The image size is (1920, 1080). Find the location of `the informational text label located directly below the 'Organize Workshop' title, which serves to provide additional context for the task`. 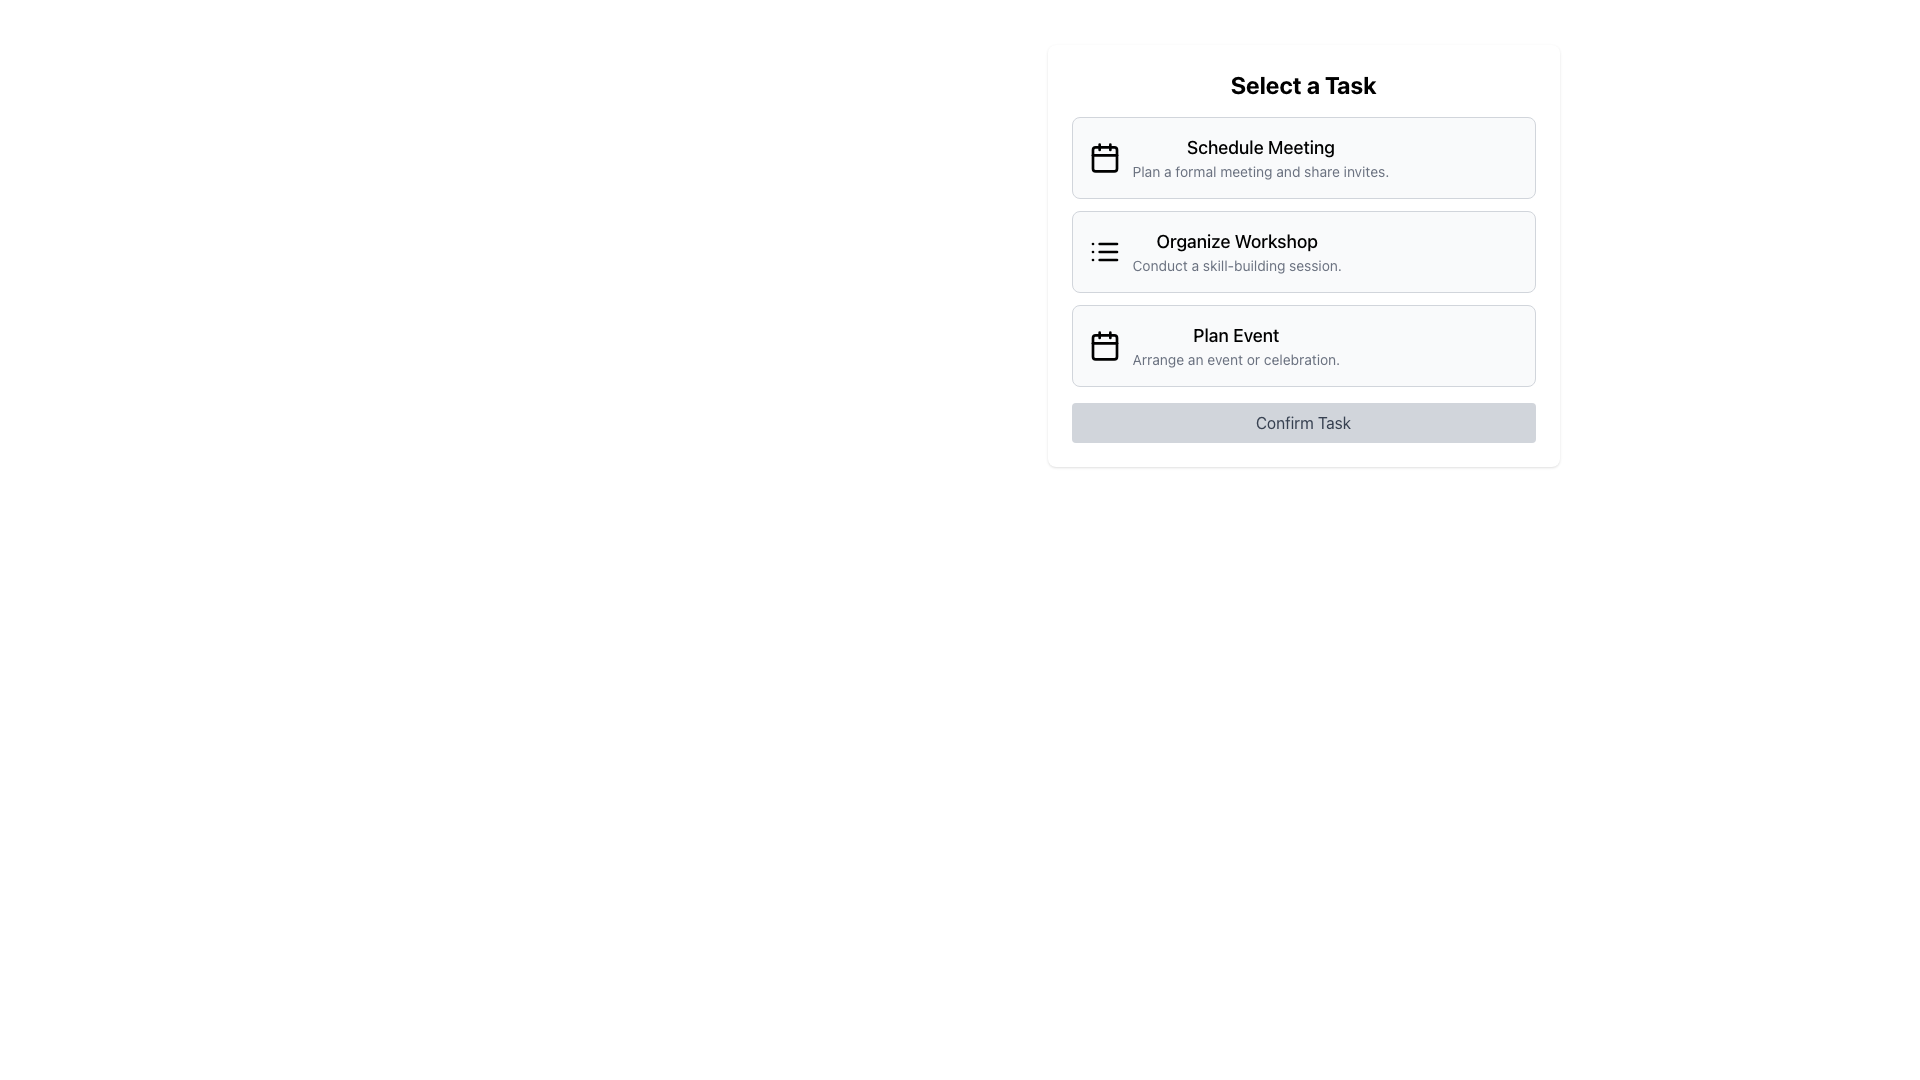

the informational text label located directly below the 'Organize Workshop' title, which serves to provide additional context for the task is located at coordinates (1236, 265).